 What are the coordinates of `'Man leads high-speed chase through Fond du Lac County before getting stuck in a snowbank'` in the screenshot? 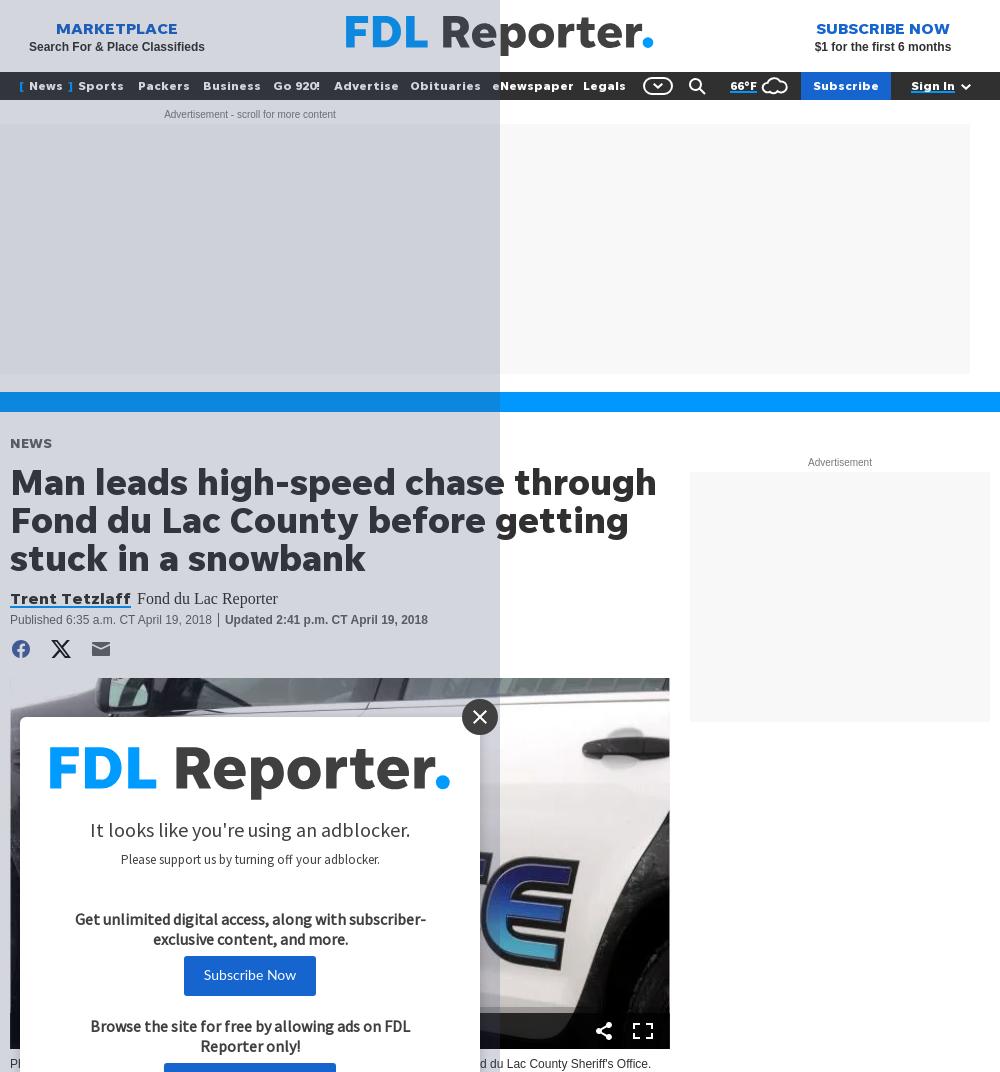 It's located at (332, 518).